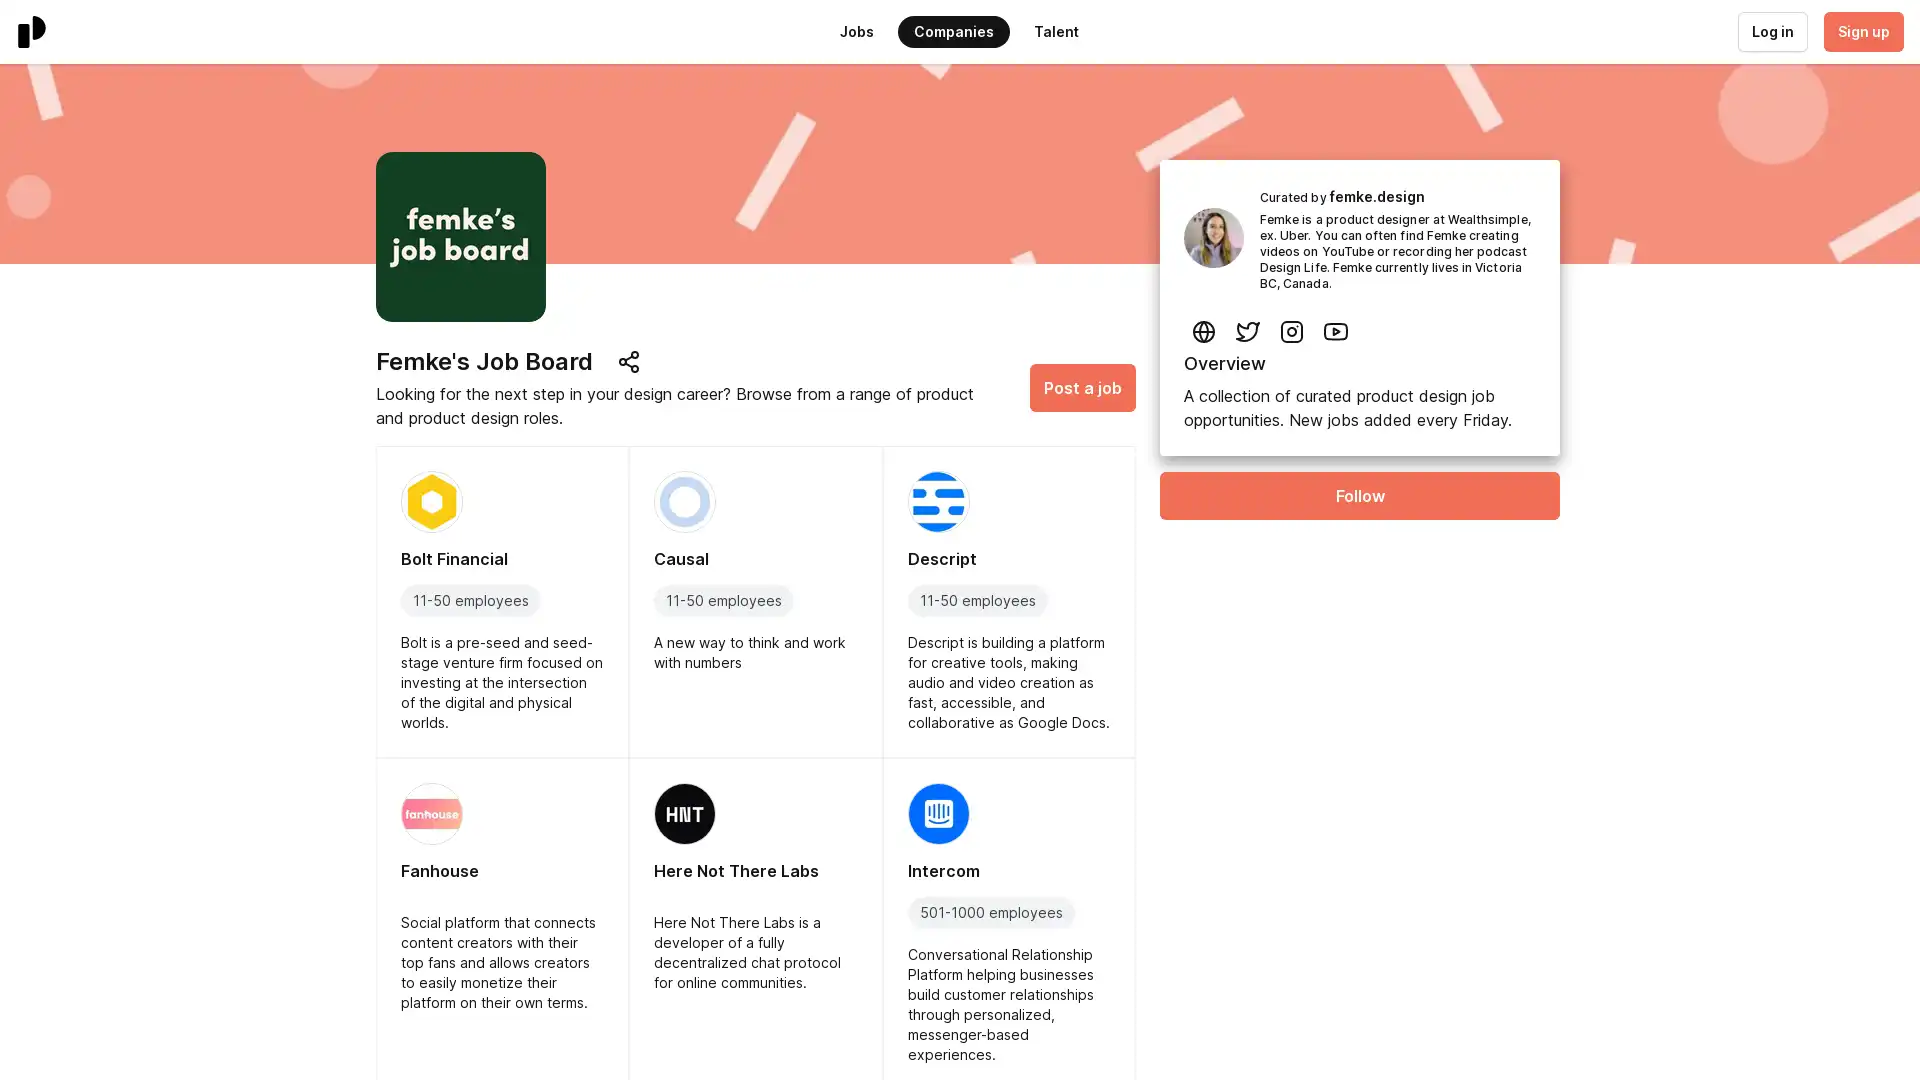 This screenshot has width=1920, height=1080. Describe the element at coordinates (1771, 31) in the screenshot. I see `Log in` at that location.